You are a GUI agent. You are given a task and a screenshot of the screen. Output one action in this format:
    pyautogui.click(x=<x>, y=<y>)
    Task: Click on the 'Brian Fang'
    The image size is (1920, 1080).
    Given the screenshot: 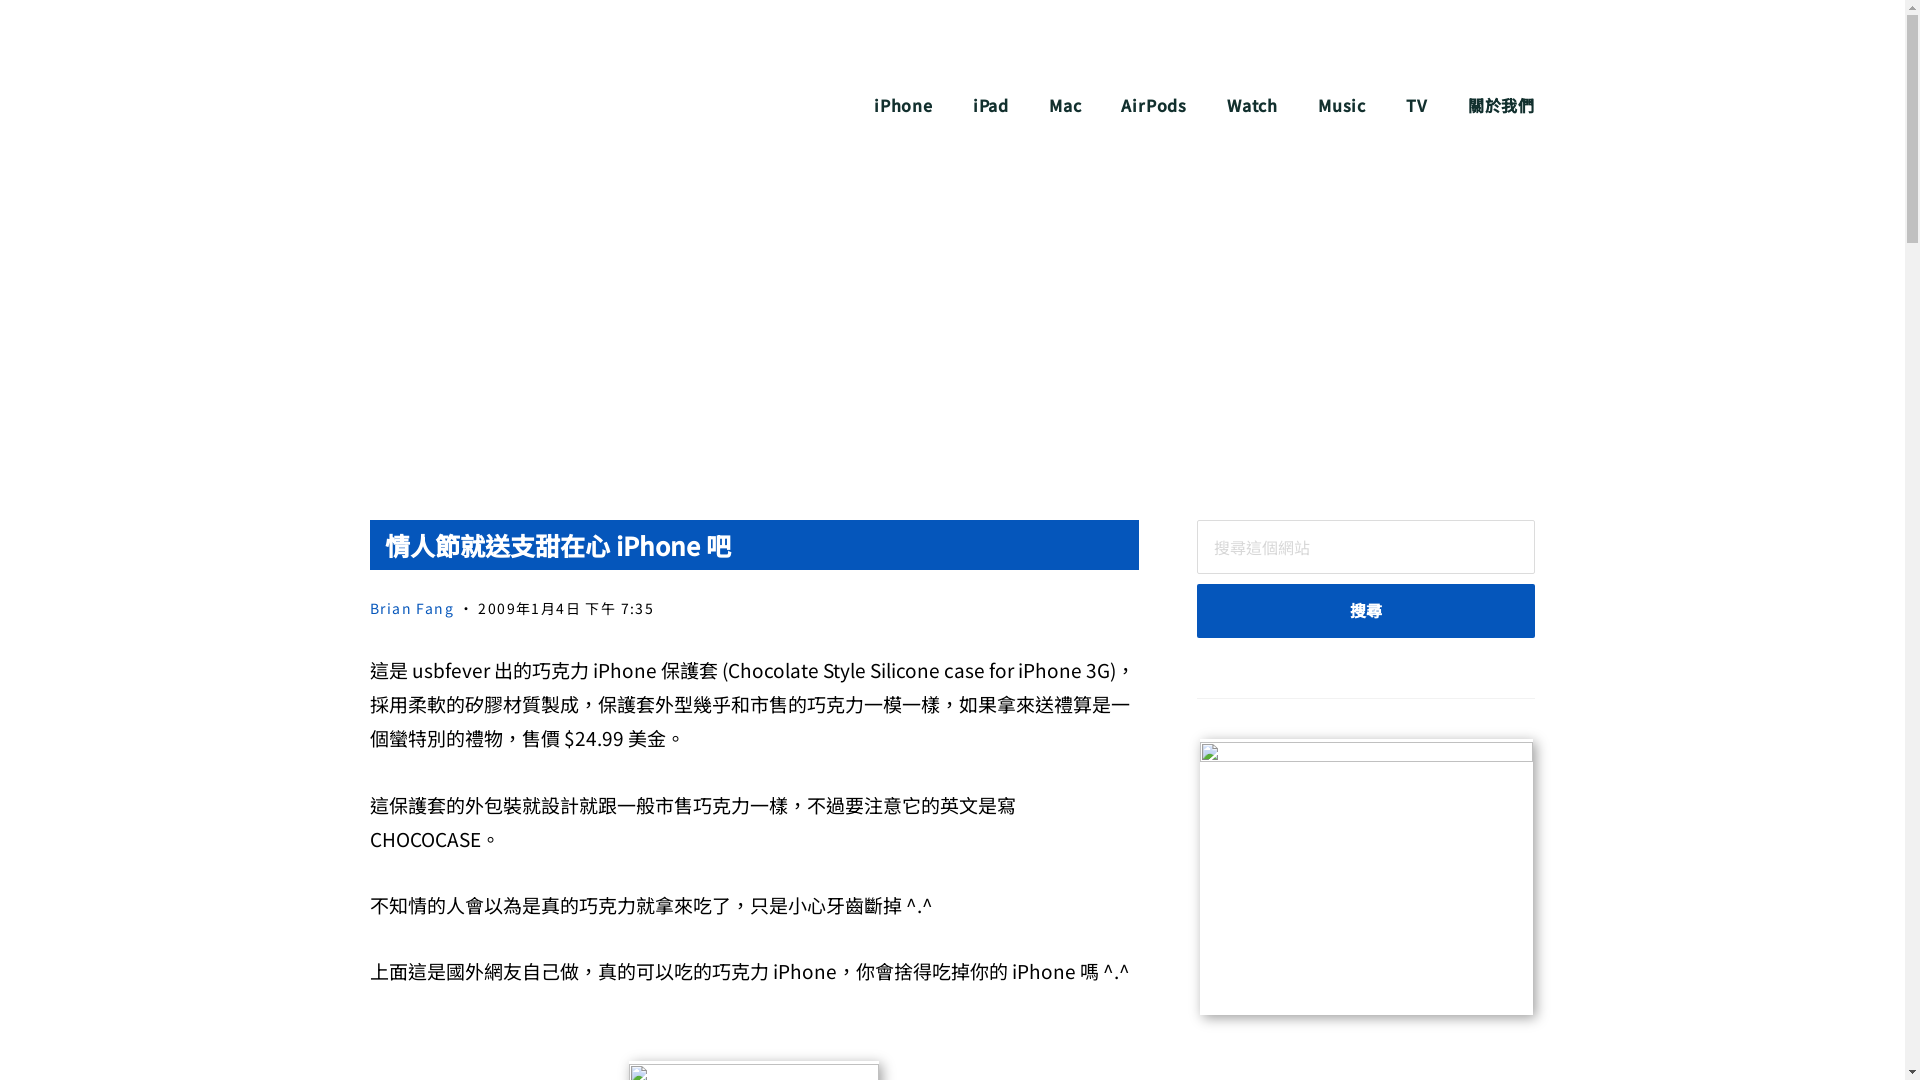 What is the action you would take?
    pyautogui.click(x=411, y=607)
    